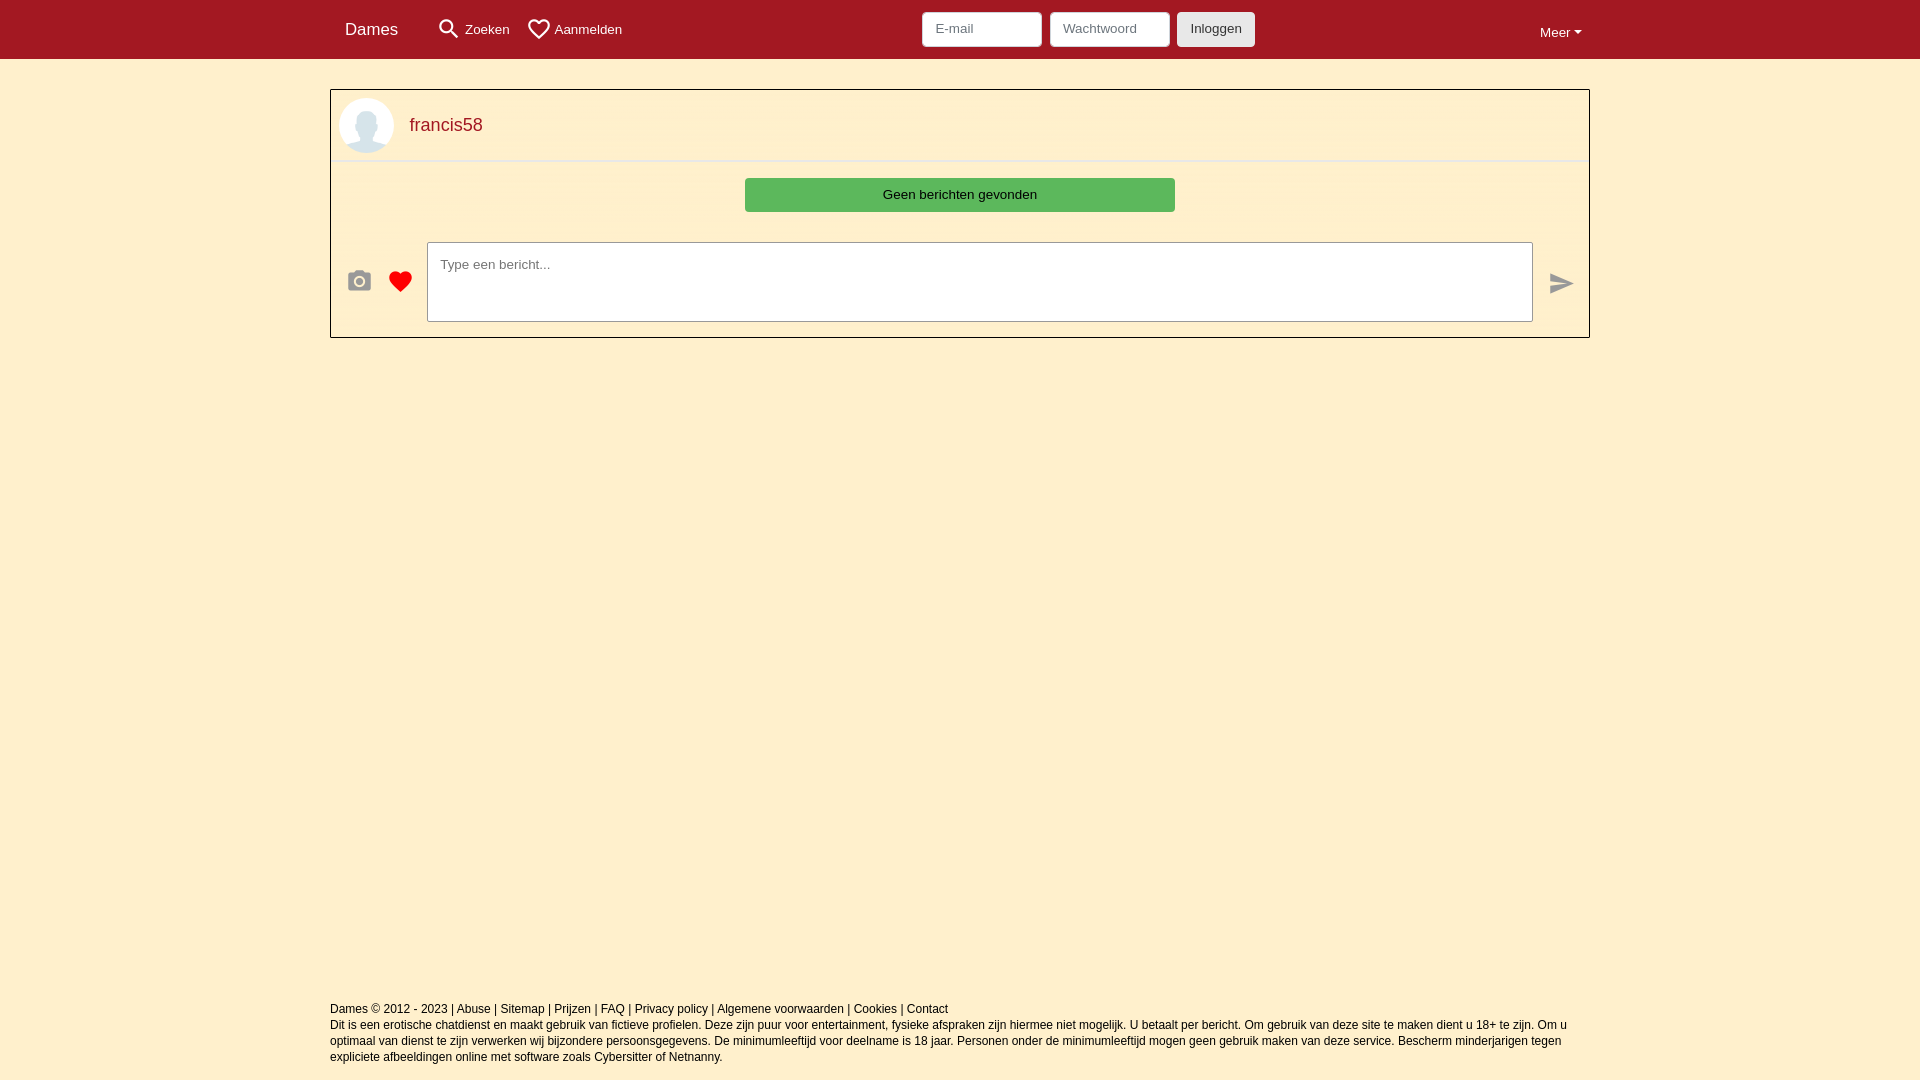  What do you see at coordinates (455, 1009) in the screenshot?
I see `'Abuse'` at bounding box center [455, 1009].